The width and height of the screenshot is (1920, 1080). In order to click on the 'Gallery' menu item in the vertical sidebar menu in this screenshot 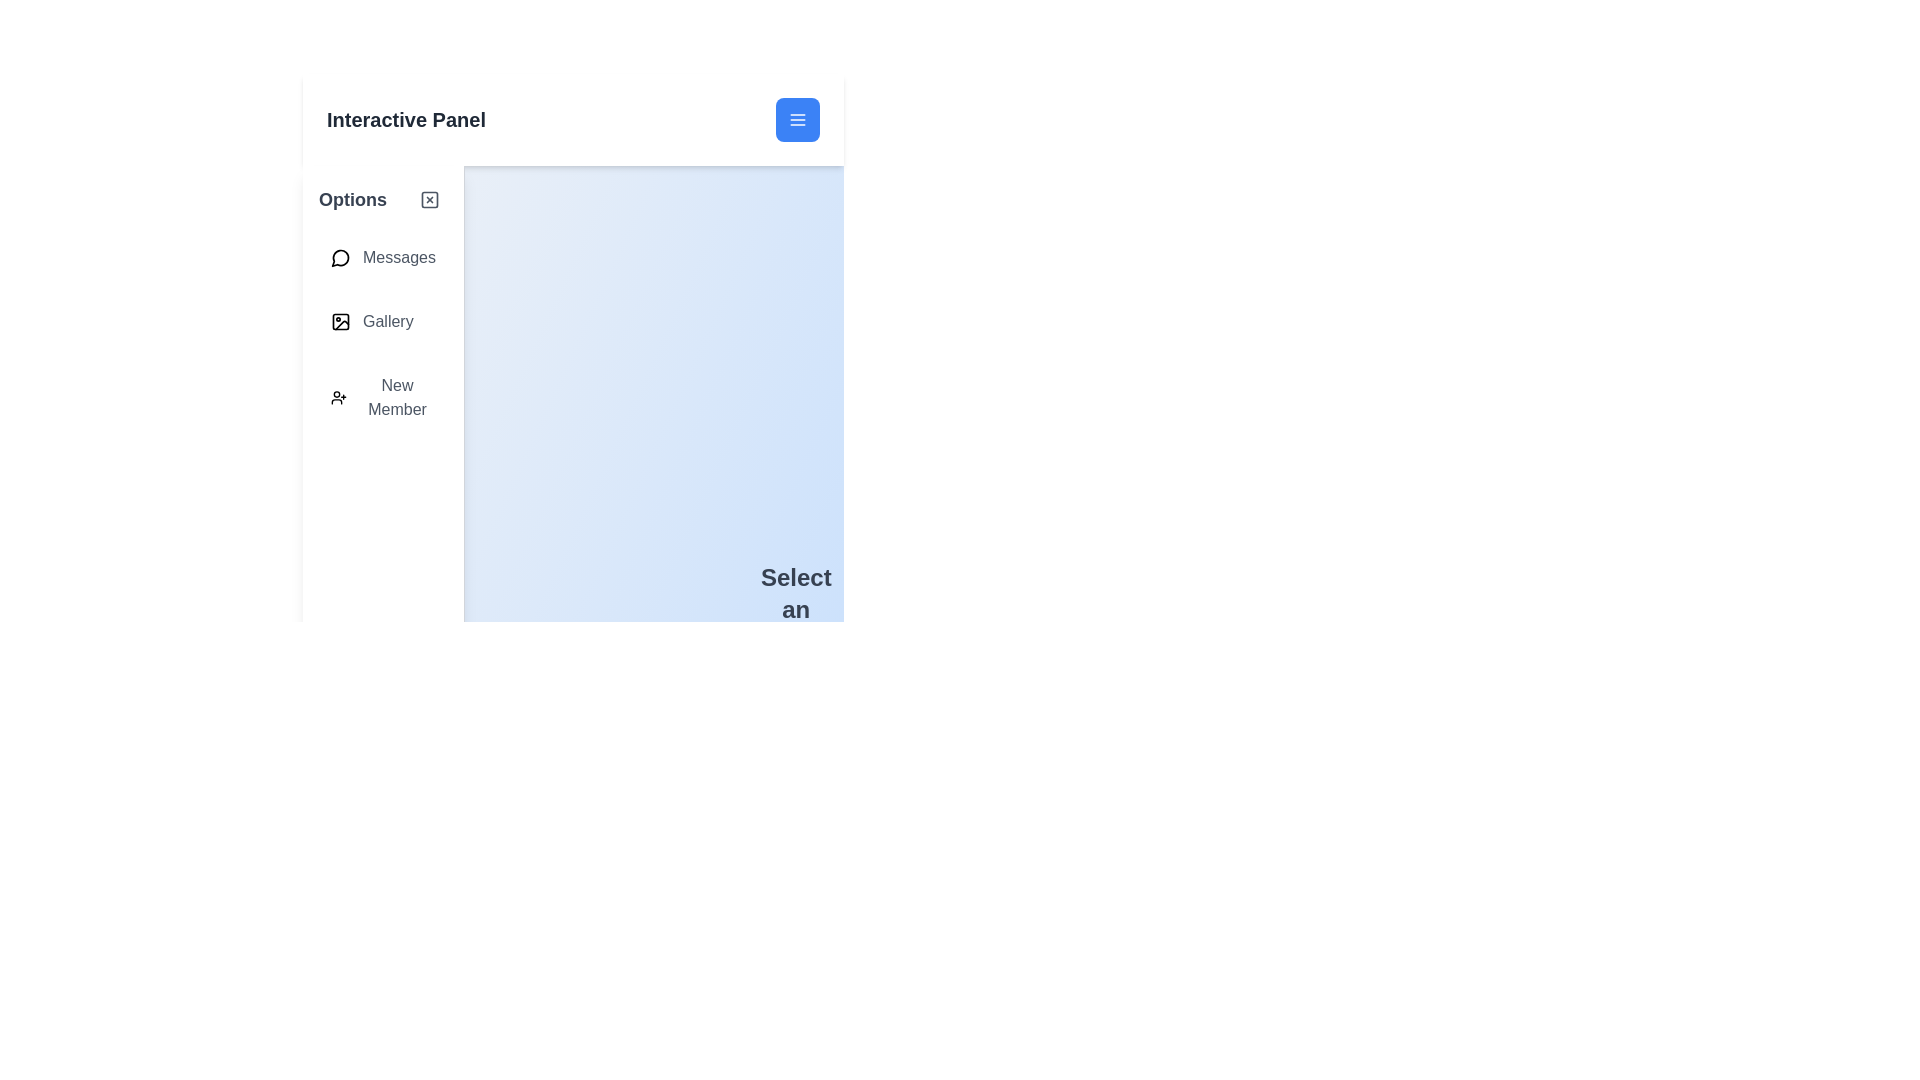, I will do `click(383, 320)`.